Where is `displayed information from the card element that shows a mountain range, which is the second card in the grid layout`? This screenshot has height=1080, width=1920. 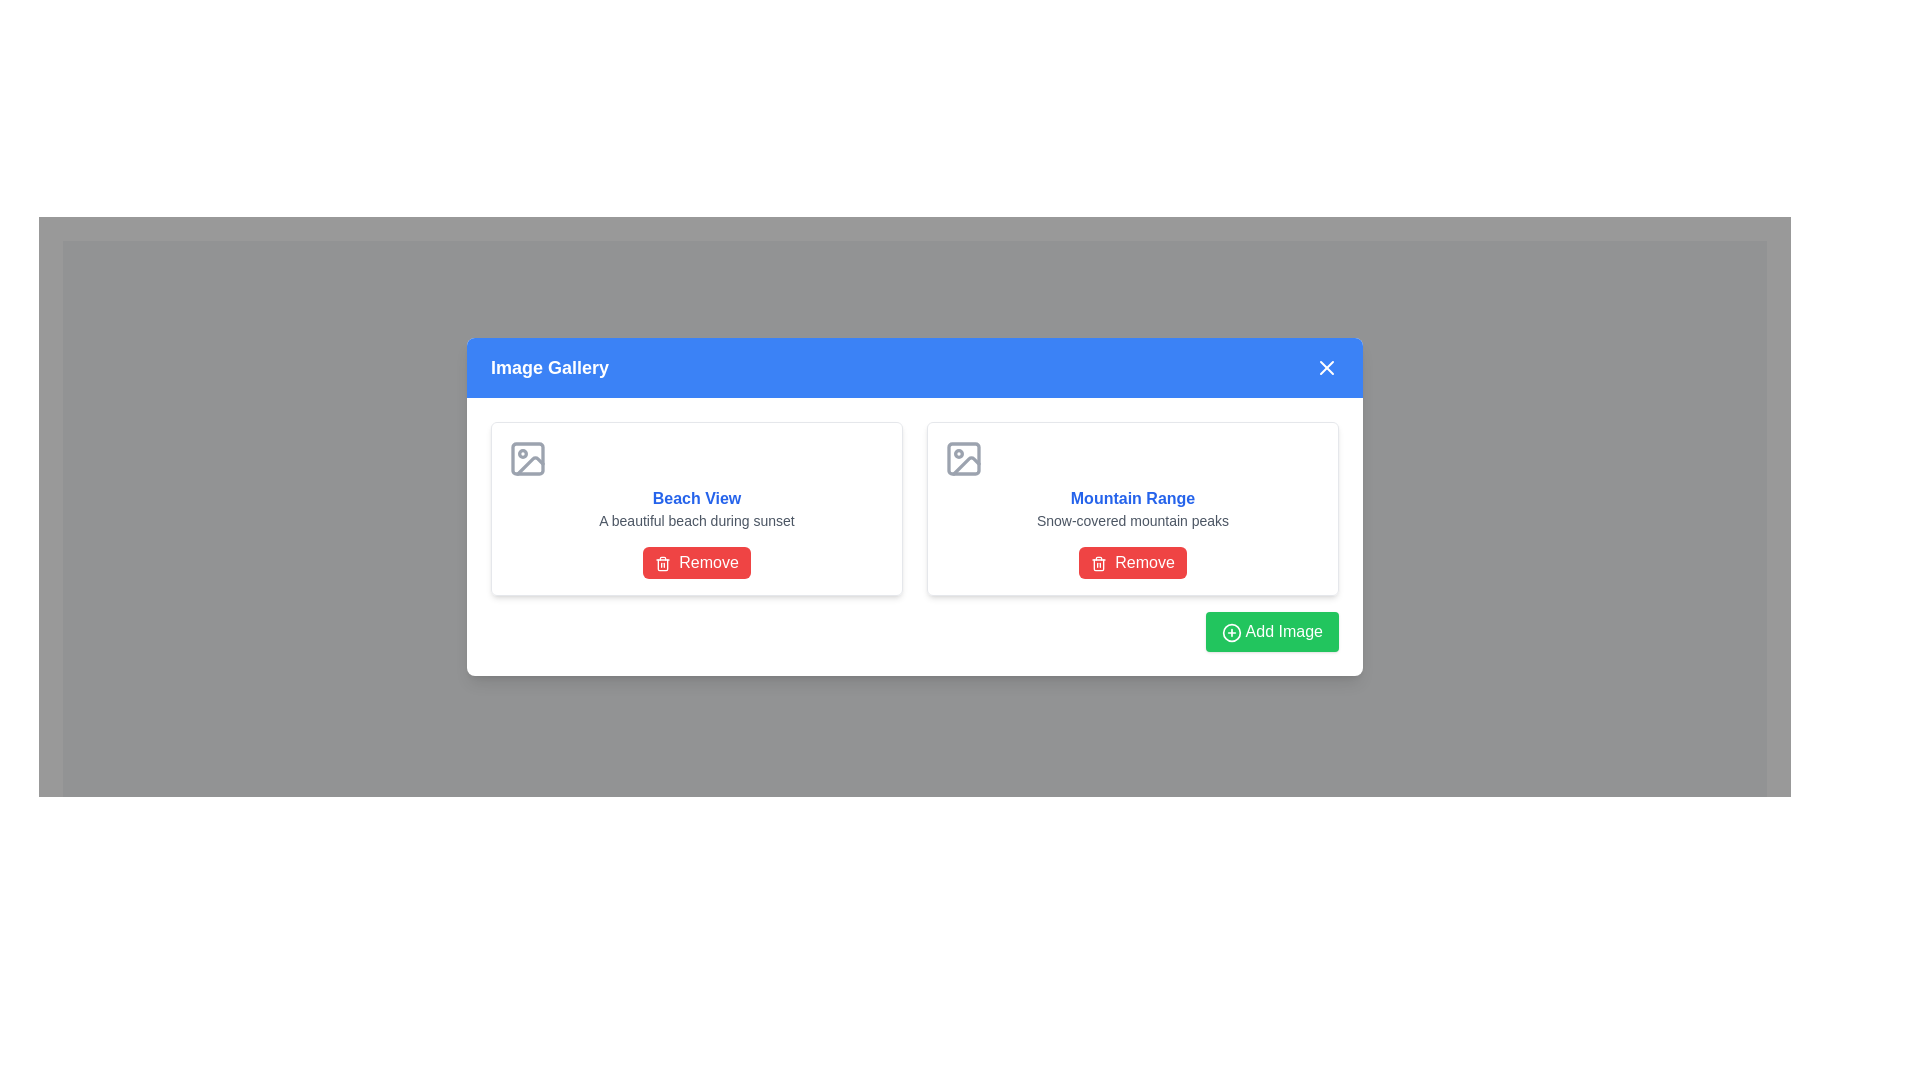
displayed information from the card element that shows a mountain range, which is the second card in the grid layout is located at coordinates (1132, 508).